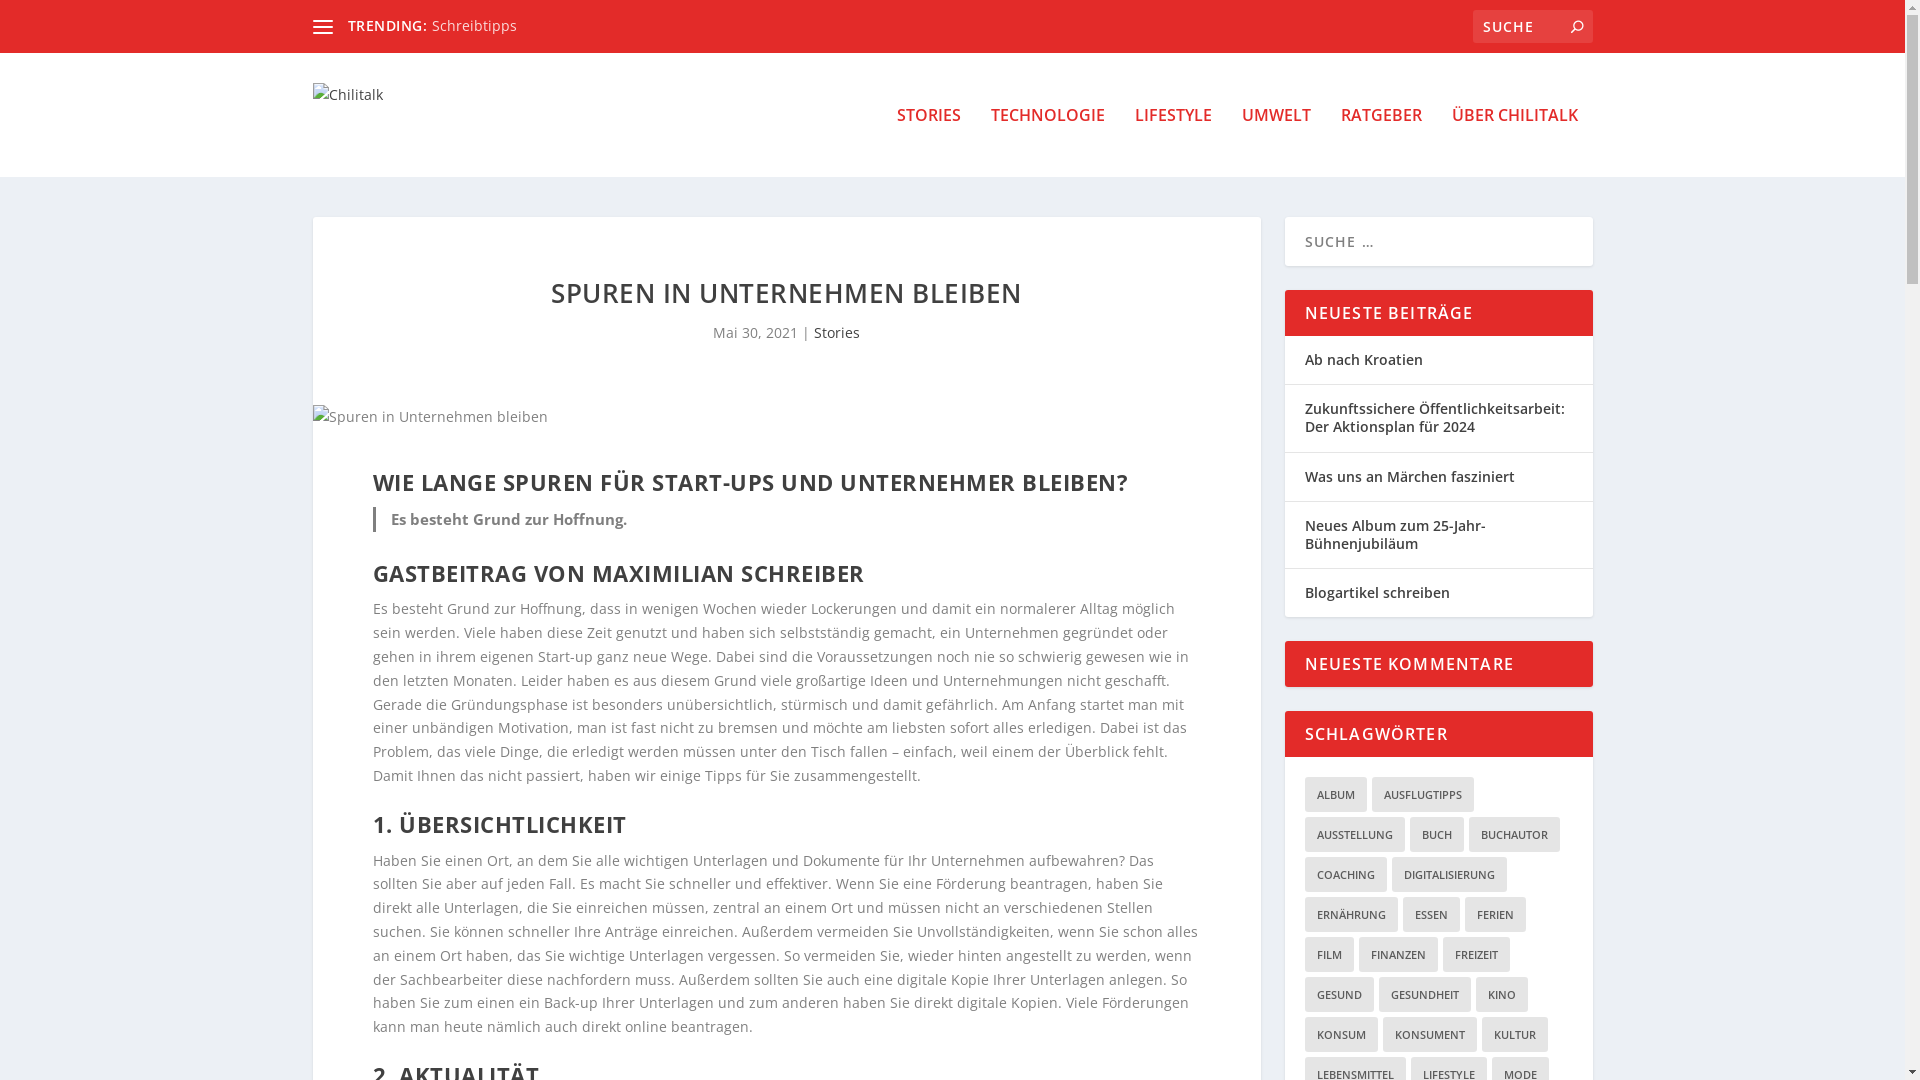 Image resolution: width=1920 pixels, height=1080 pixels. What do you see at coordinates (1172, 141) in the screenshot?
I see `'LIFESTYLE'` at bounding box center [1172, 141].